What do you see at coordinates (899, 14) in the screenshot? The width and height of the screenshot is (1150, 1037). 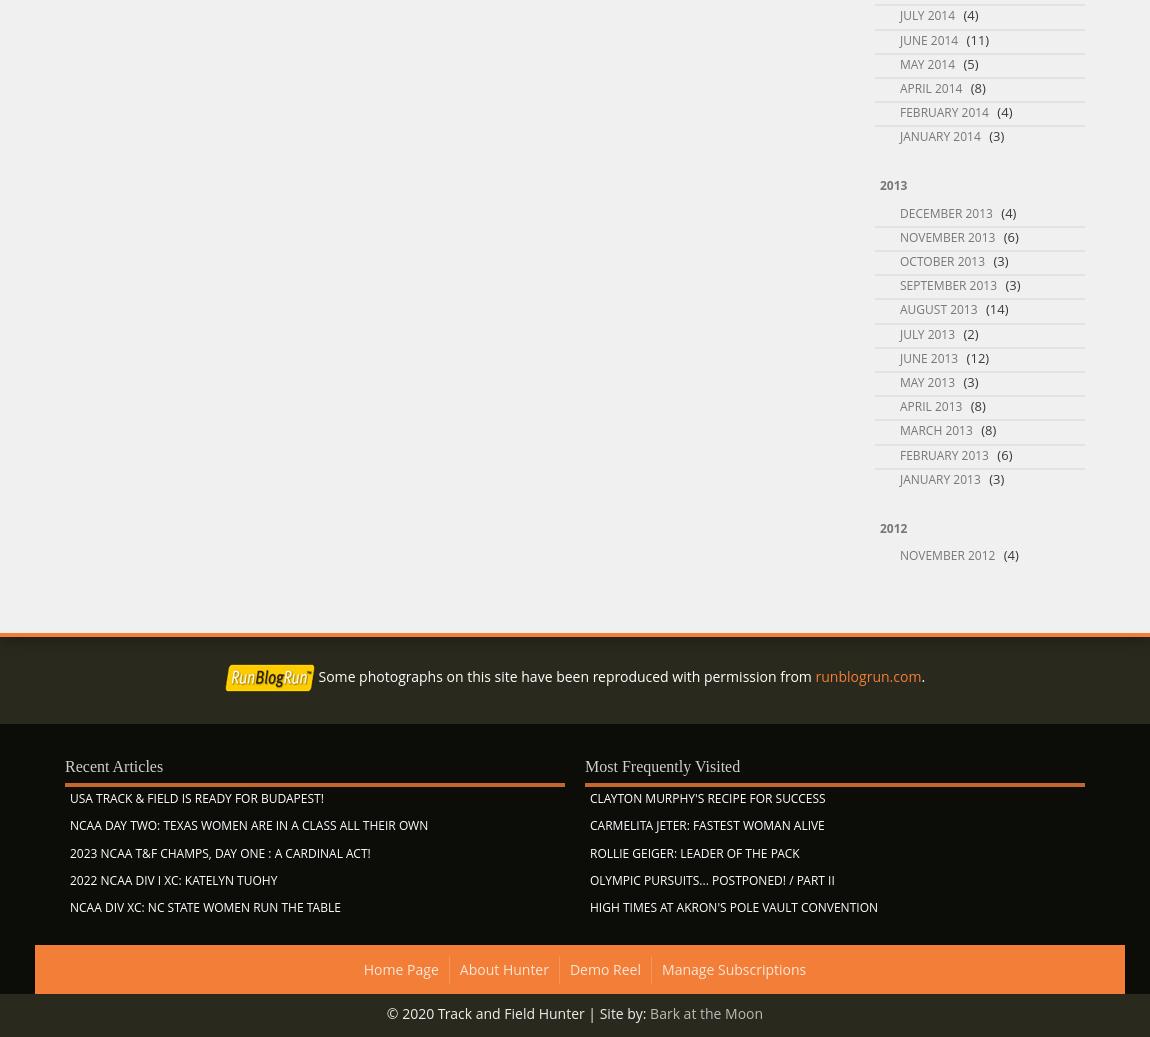 I see `'July 2014'` at bounding box center [899, 14].